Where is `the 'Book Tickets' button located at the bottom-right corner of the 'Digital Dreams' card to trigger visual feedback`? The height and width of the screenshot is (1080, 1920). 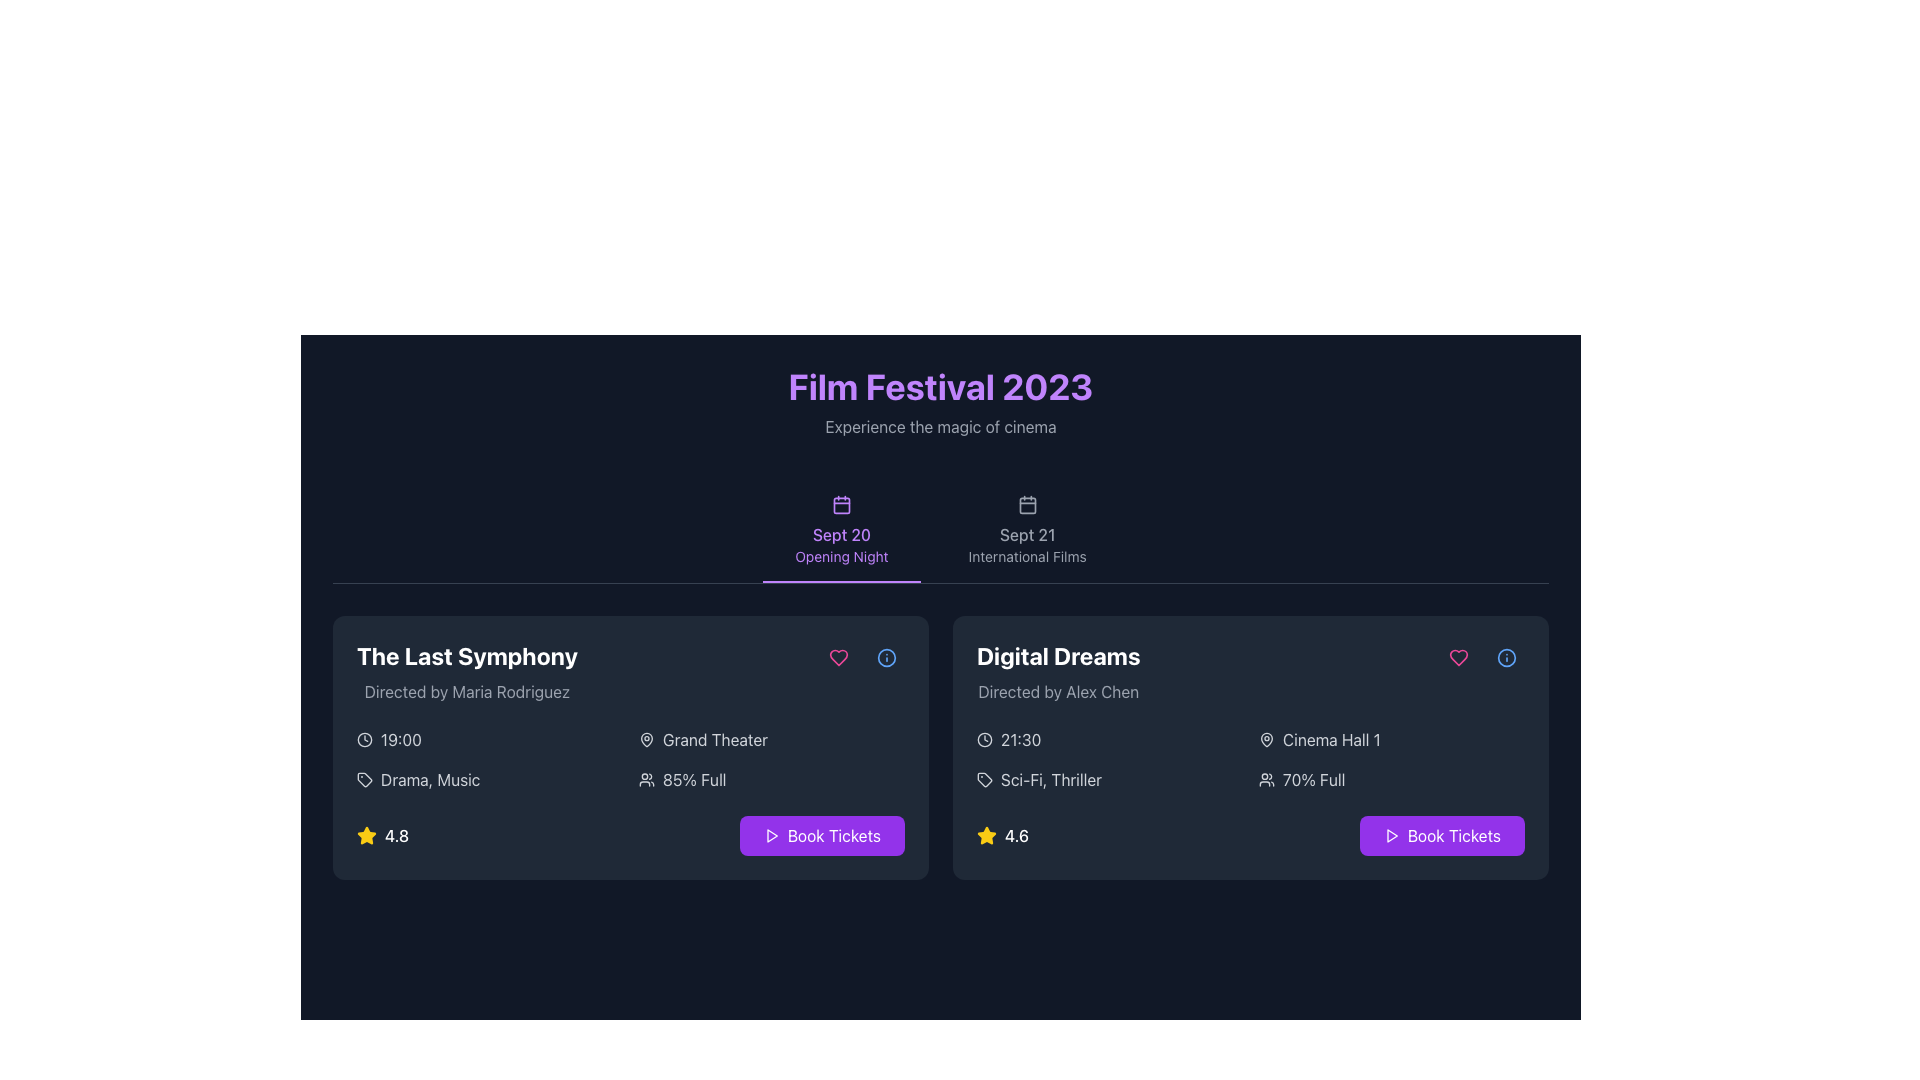
the 'Book Tickets' button located at the bottom-right corner of the 'Digital Dreams' card to trigger visual feedback is located at coordinates (1442, 836).